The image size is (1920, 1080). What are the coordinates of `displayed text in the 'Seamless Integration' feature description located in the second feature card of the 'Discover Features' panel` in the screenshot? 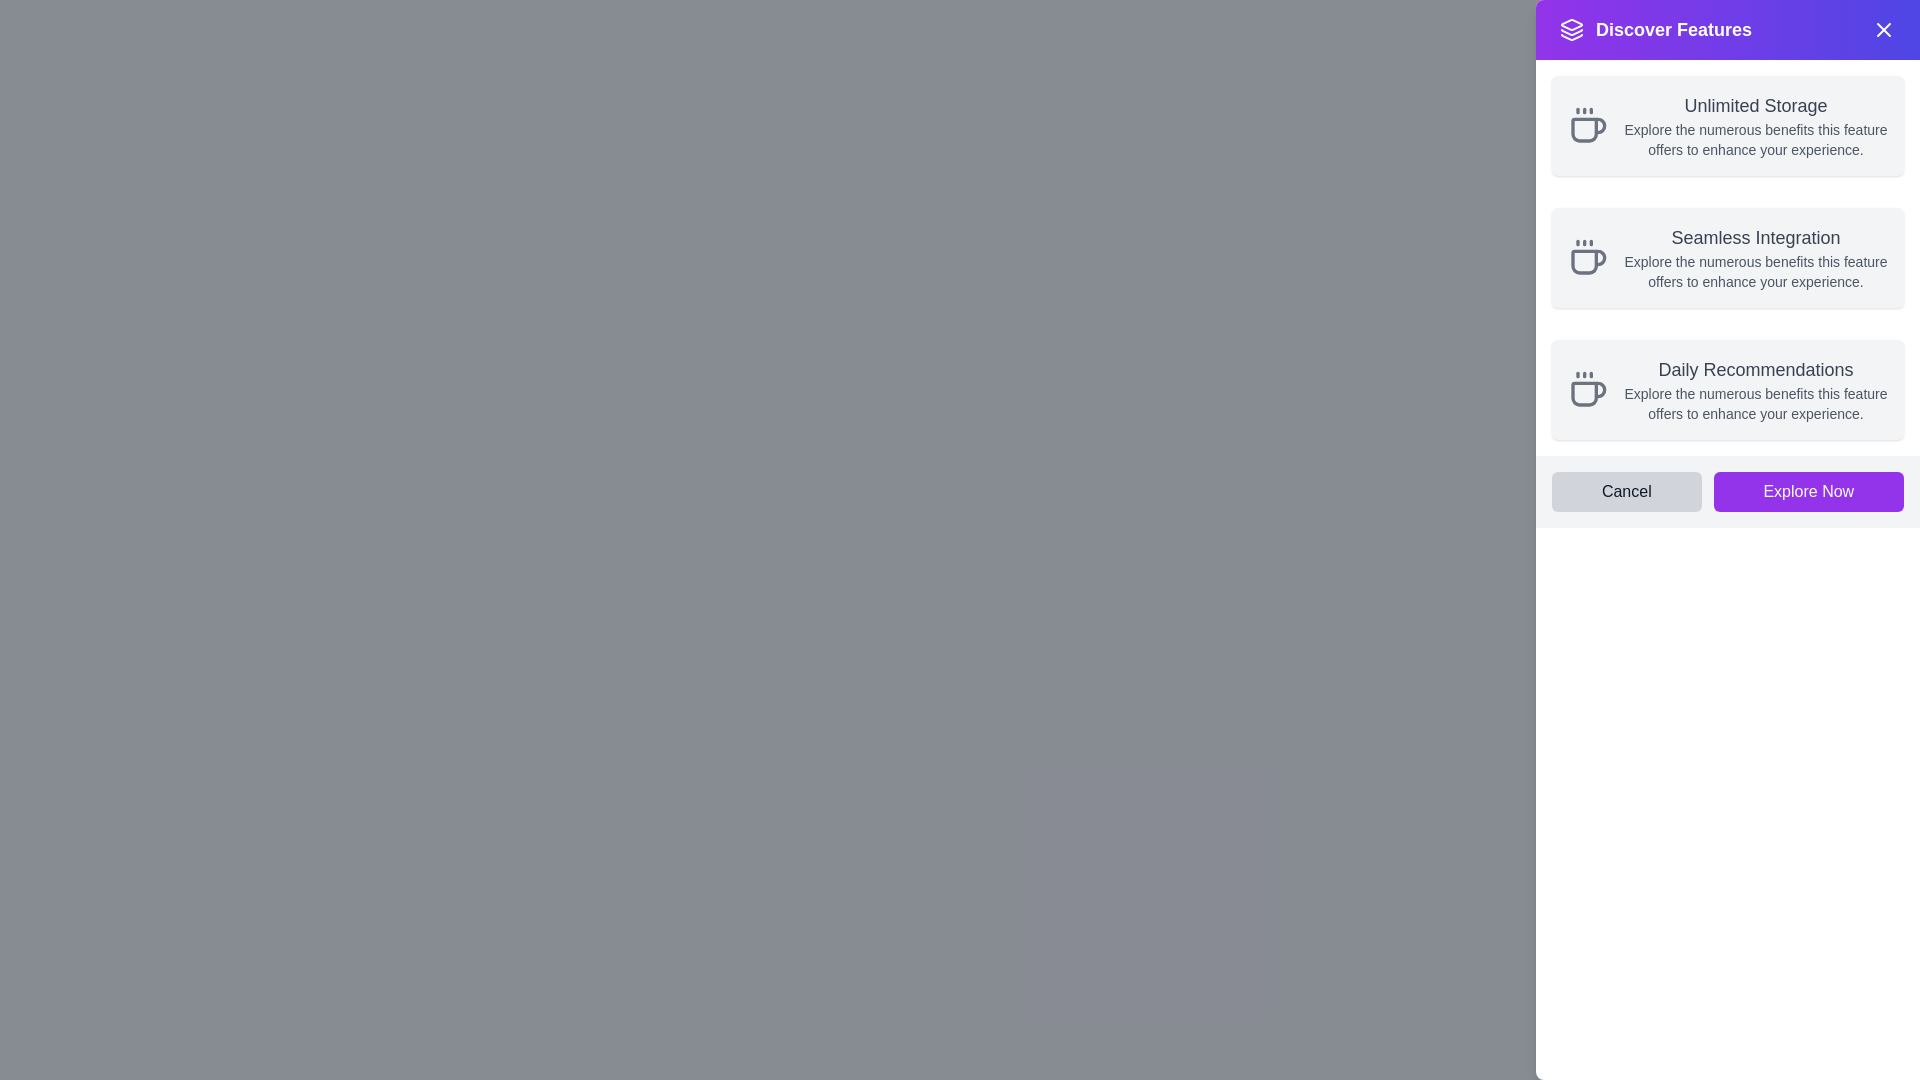 It's located at (1755, 257).